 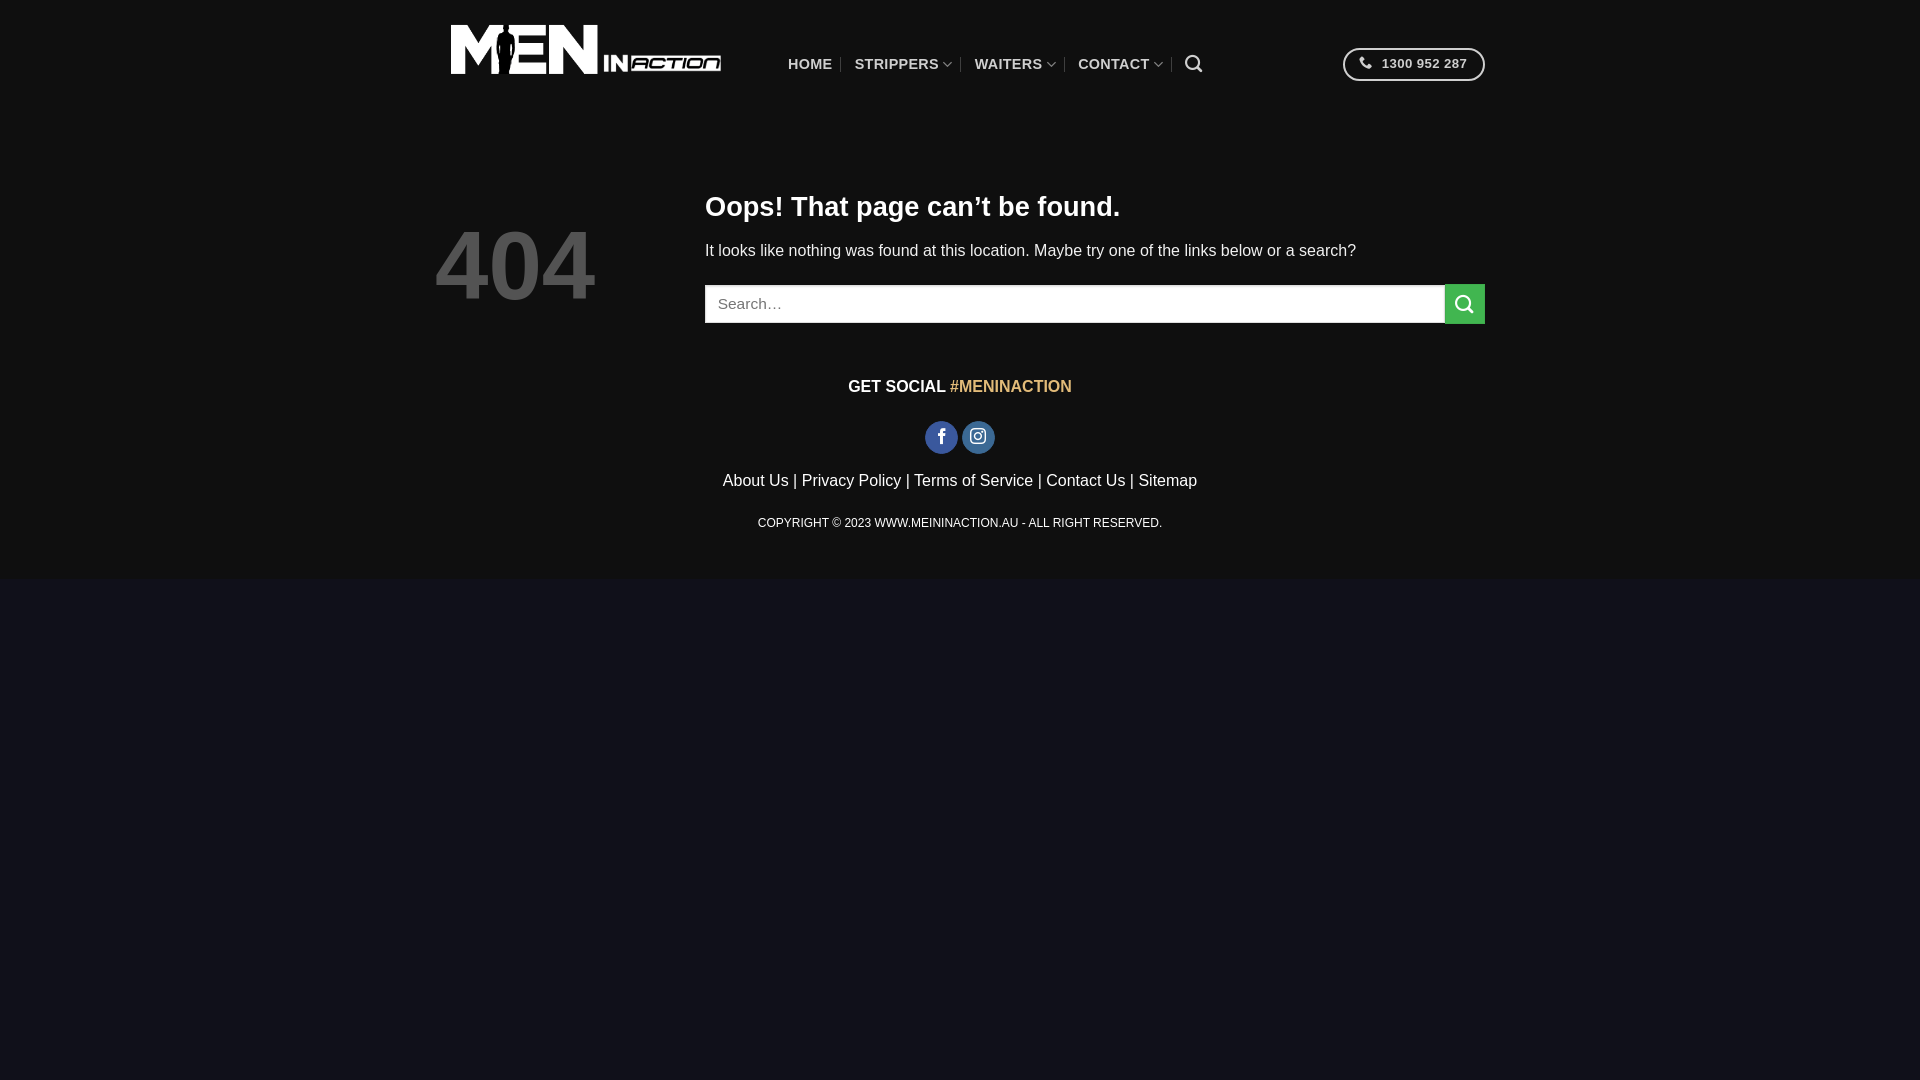 I want to click on 'CONTACT', so click(x=1120, y=63).